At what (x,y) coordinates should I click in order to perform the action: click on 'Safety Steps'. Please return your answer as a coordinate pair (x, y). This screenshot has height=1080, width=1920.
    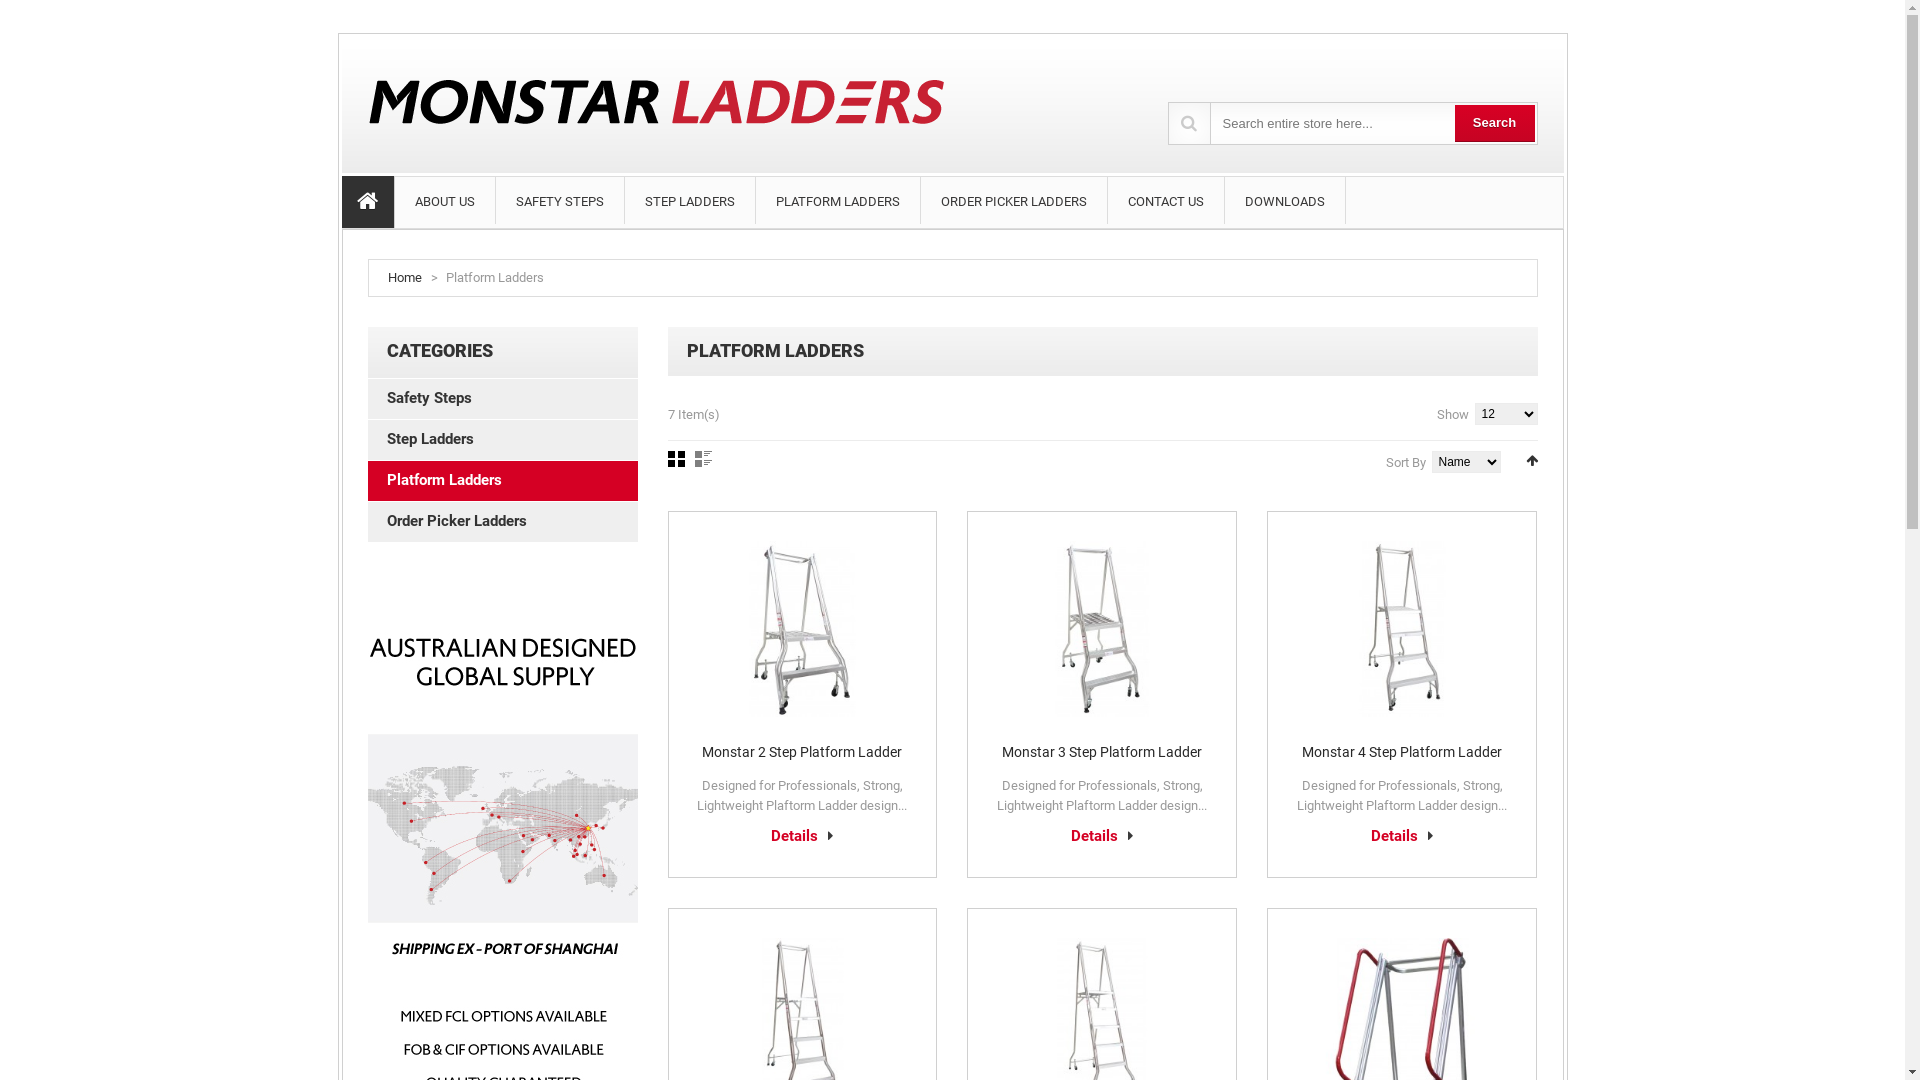
    Looking at the image, I should click on (503, 398).